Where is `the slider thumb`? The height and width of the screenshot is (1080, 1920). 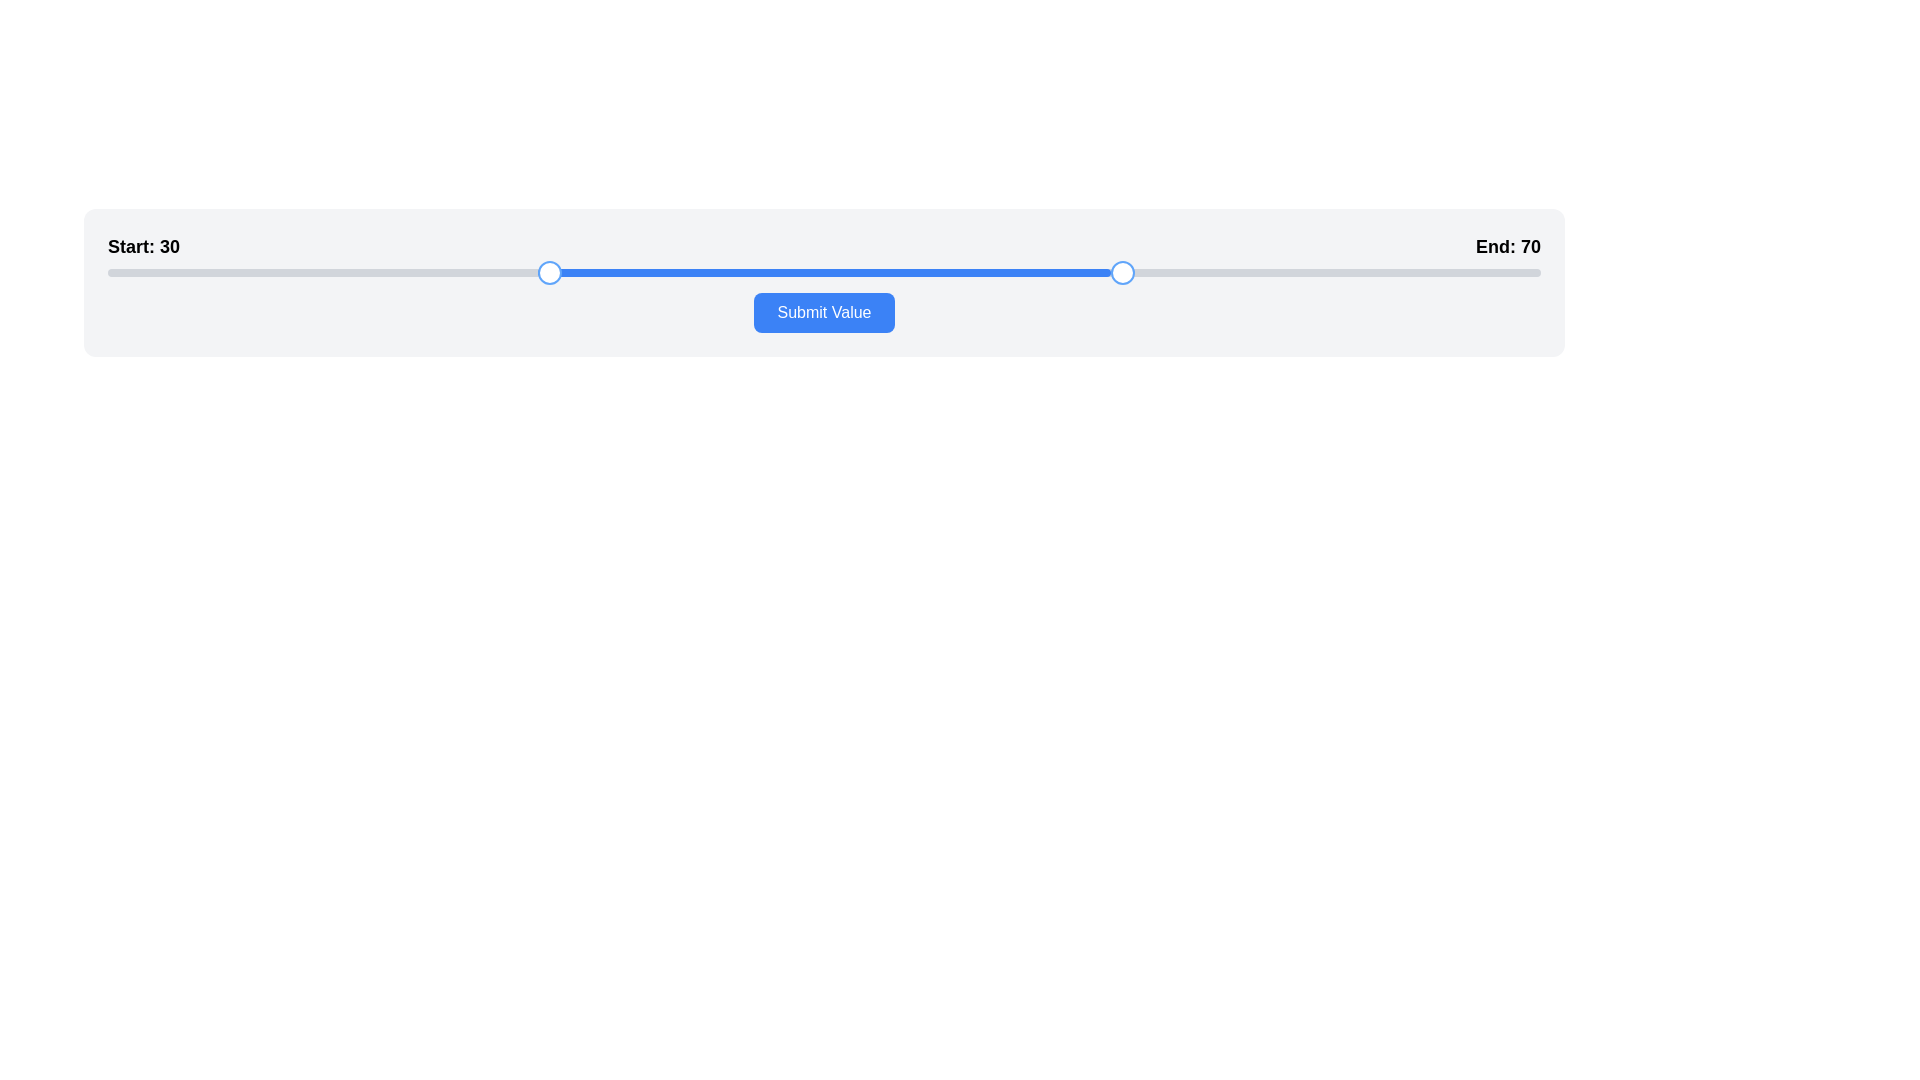
the slider thumb is located at coordinates (353, 273).